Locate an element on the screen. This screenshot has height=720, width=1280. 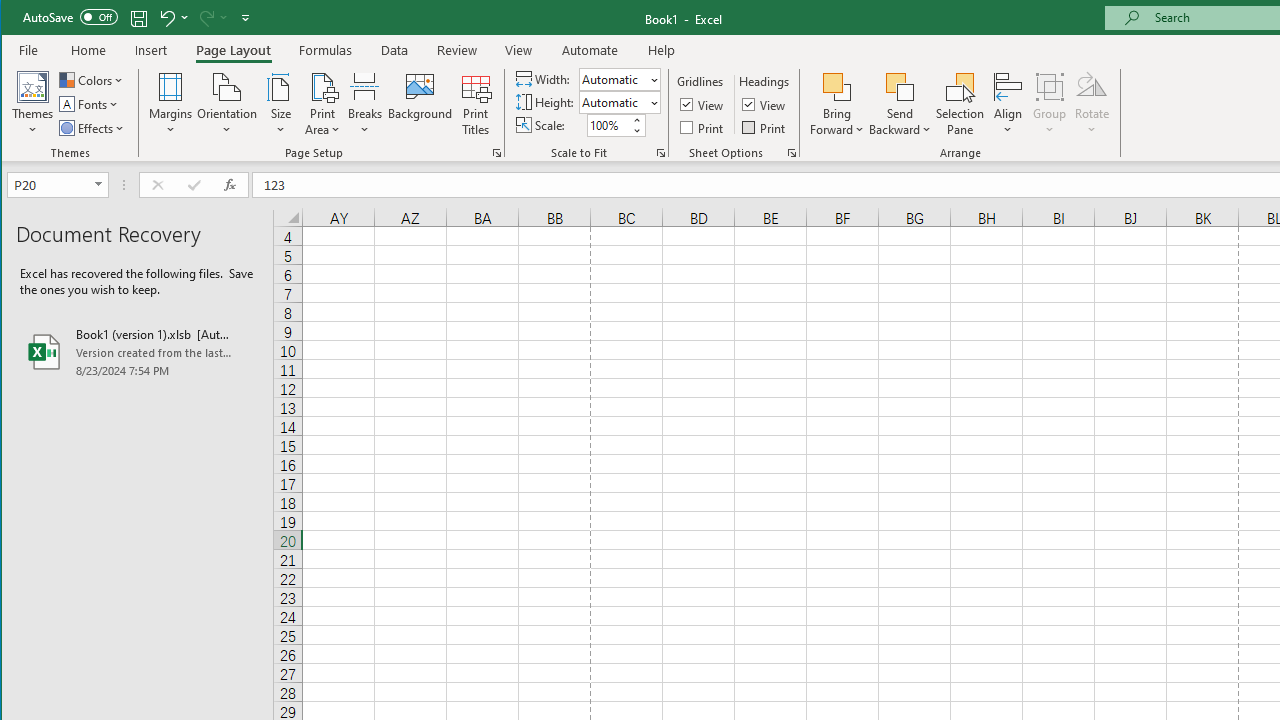
'Print Area' is located at coordinates (323, 104).